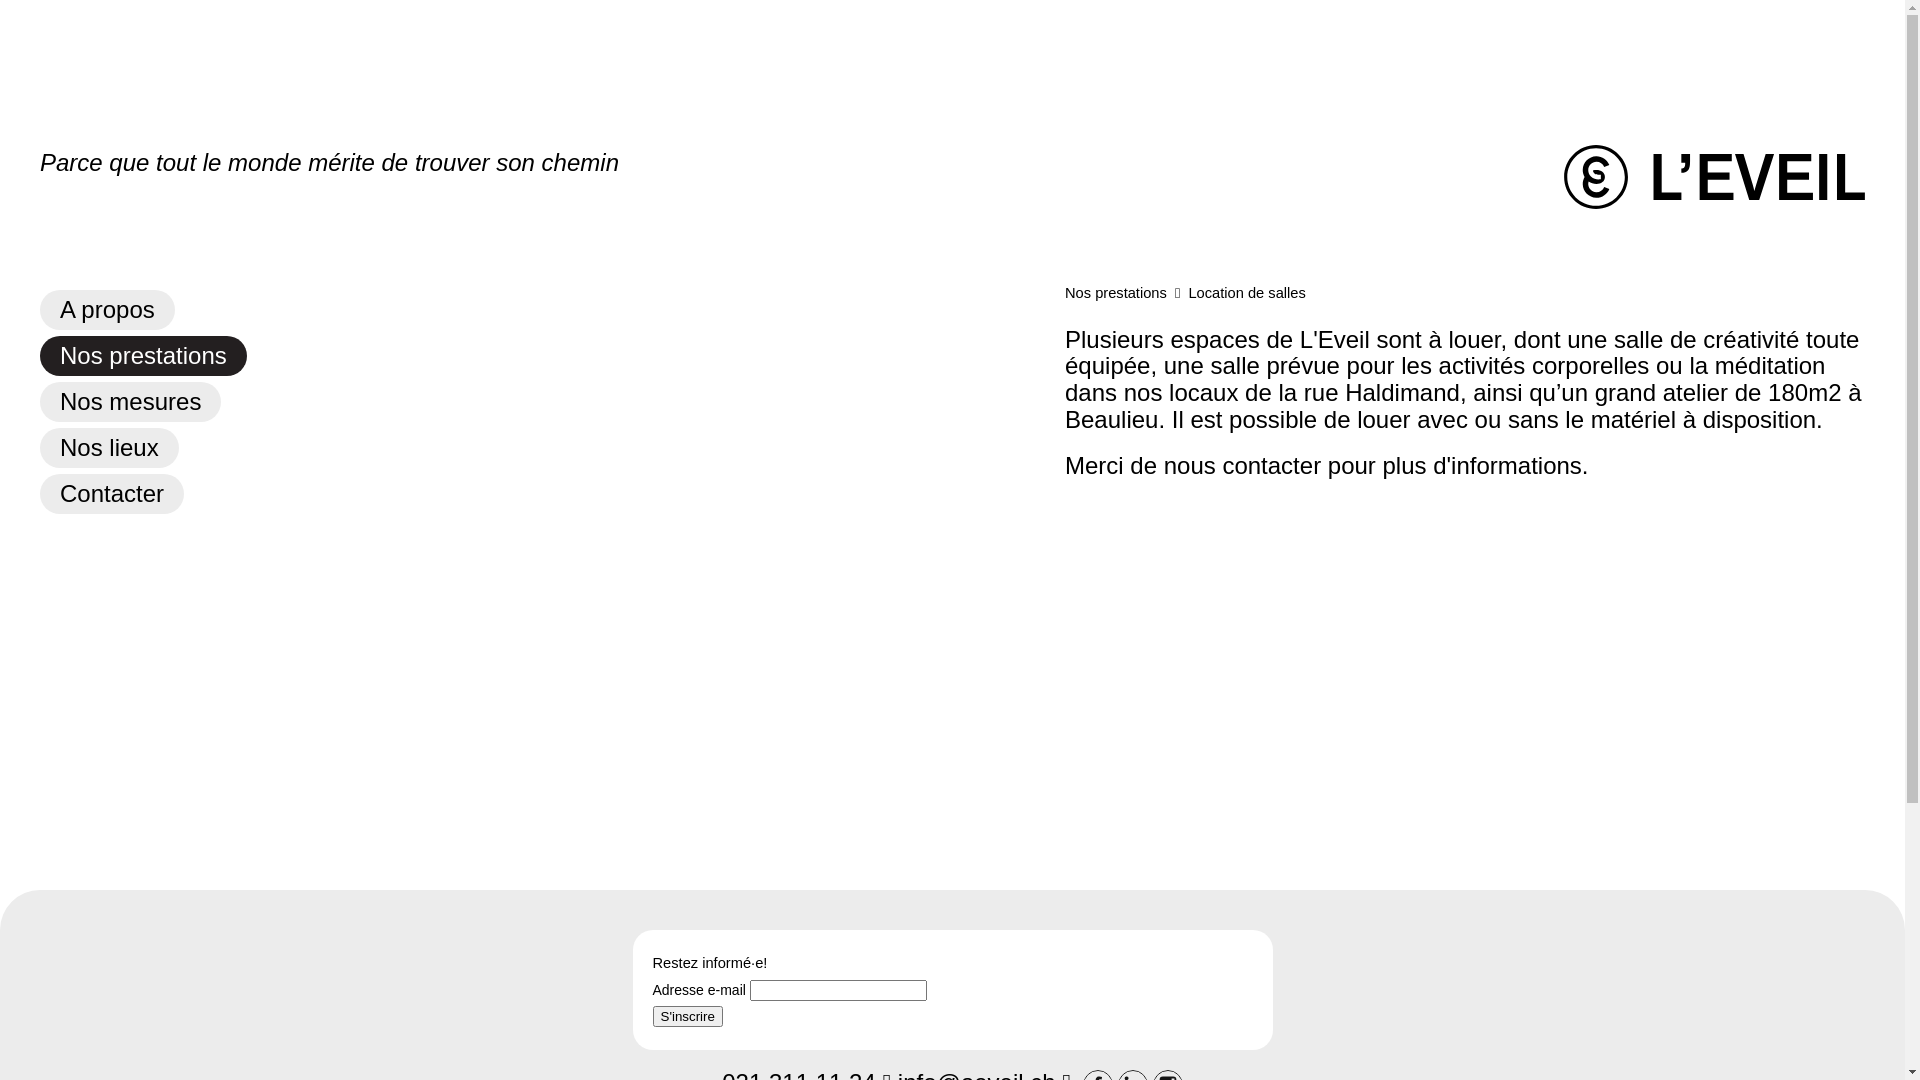 The image size is (1920, 1080). Describe the element at coordinates (39, 401) in the screenshot. I see `'Nos mesures'` at that location.